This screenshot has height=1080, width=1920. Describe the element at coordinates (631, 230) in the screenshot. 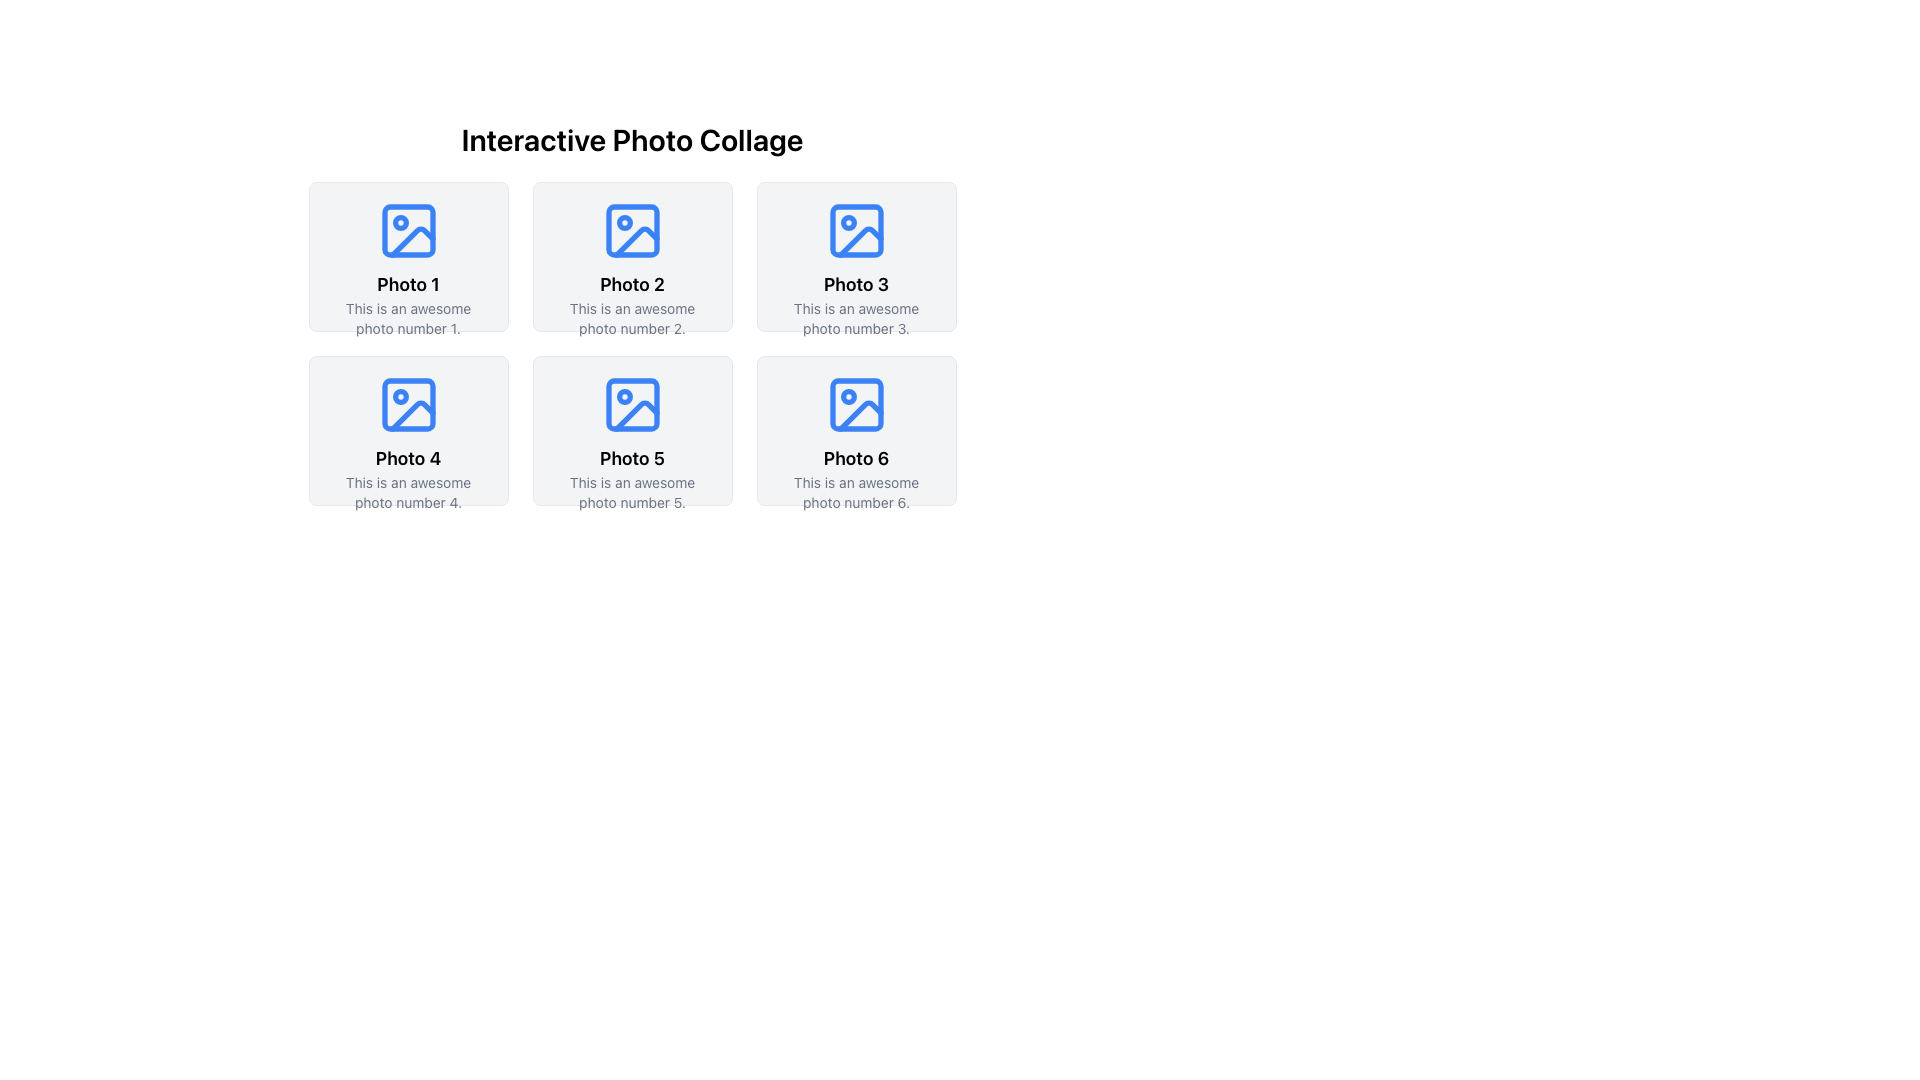

I see `the small rectangle with rounded corners inside the 'Photo 2' icon, positioned near the top-left corner of the inner frame` at that location.